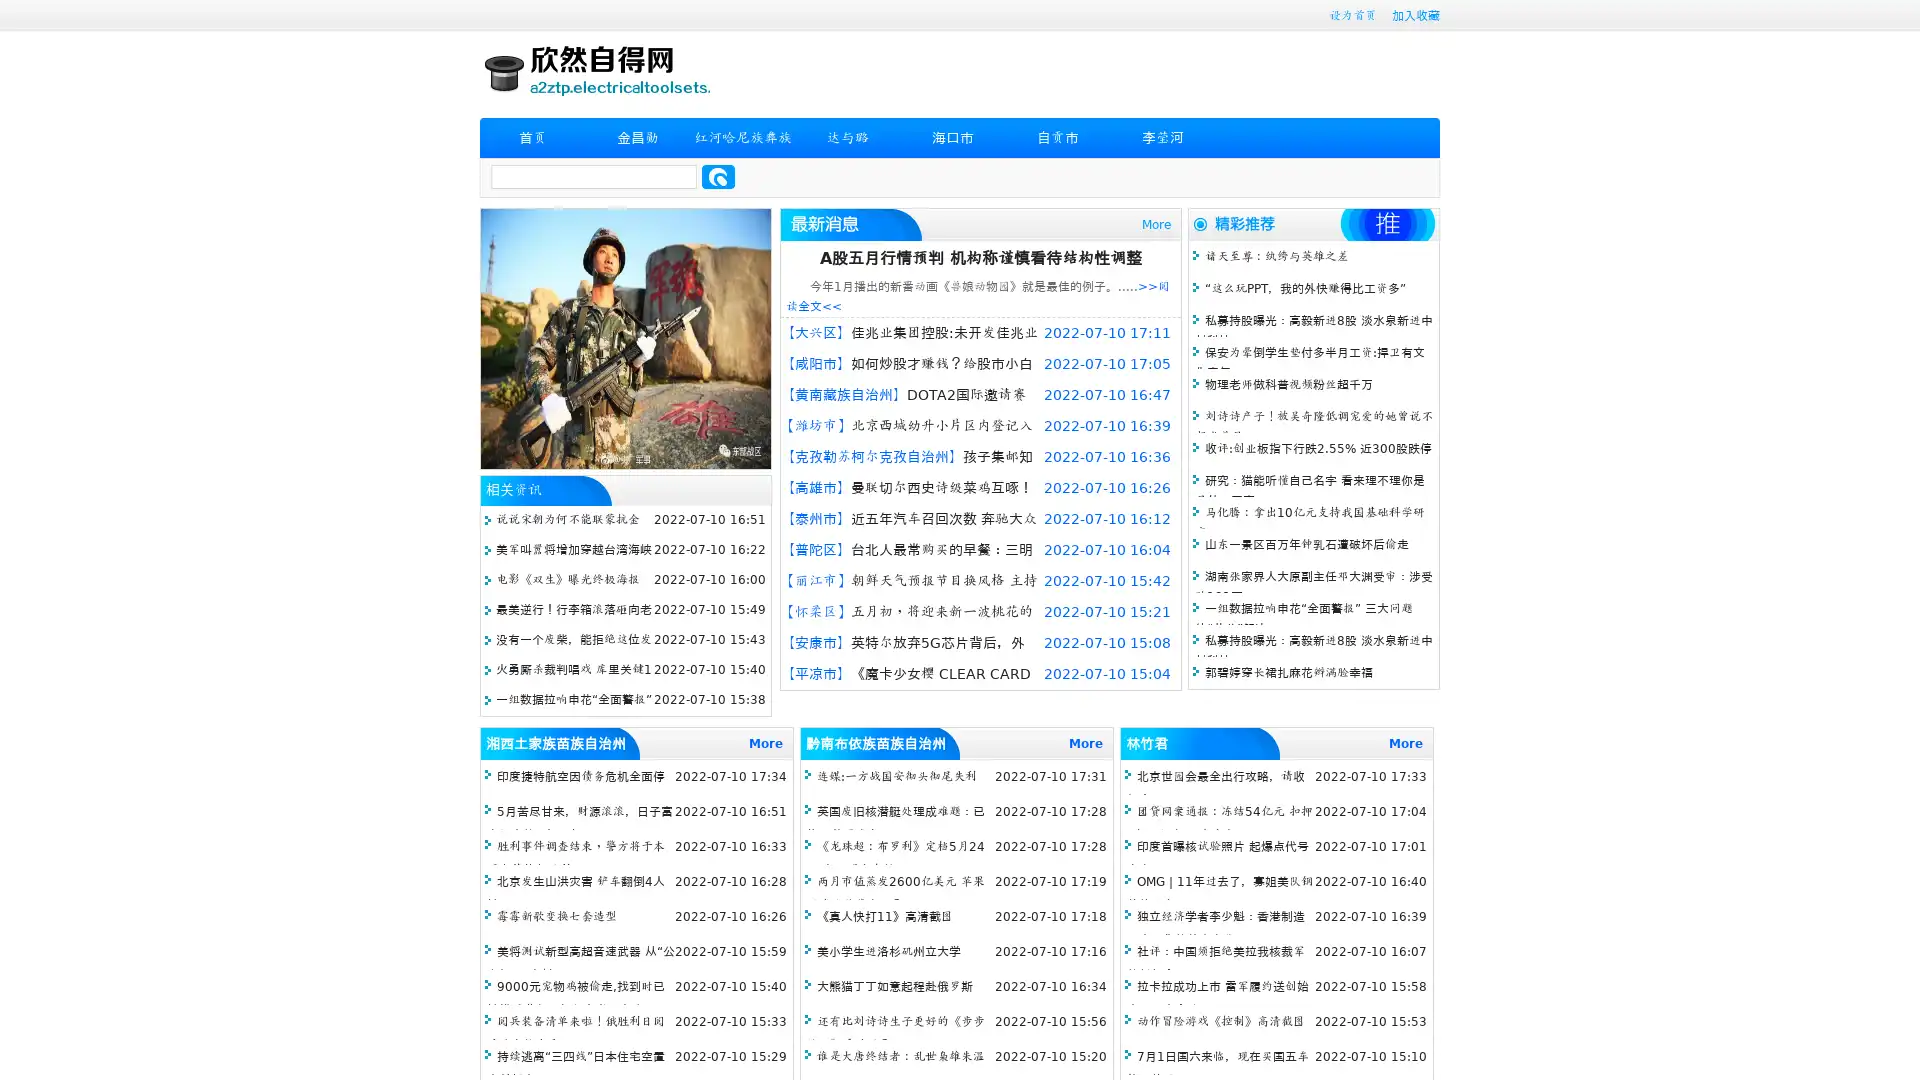 This screenshot has width=1920, height=1080. What do you see at coordinates (718, 176) in the screenshot?
I see `Search` at bounding box center [718, 176].